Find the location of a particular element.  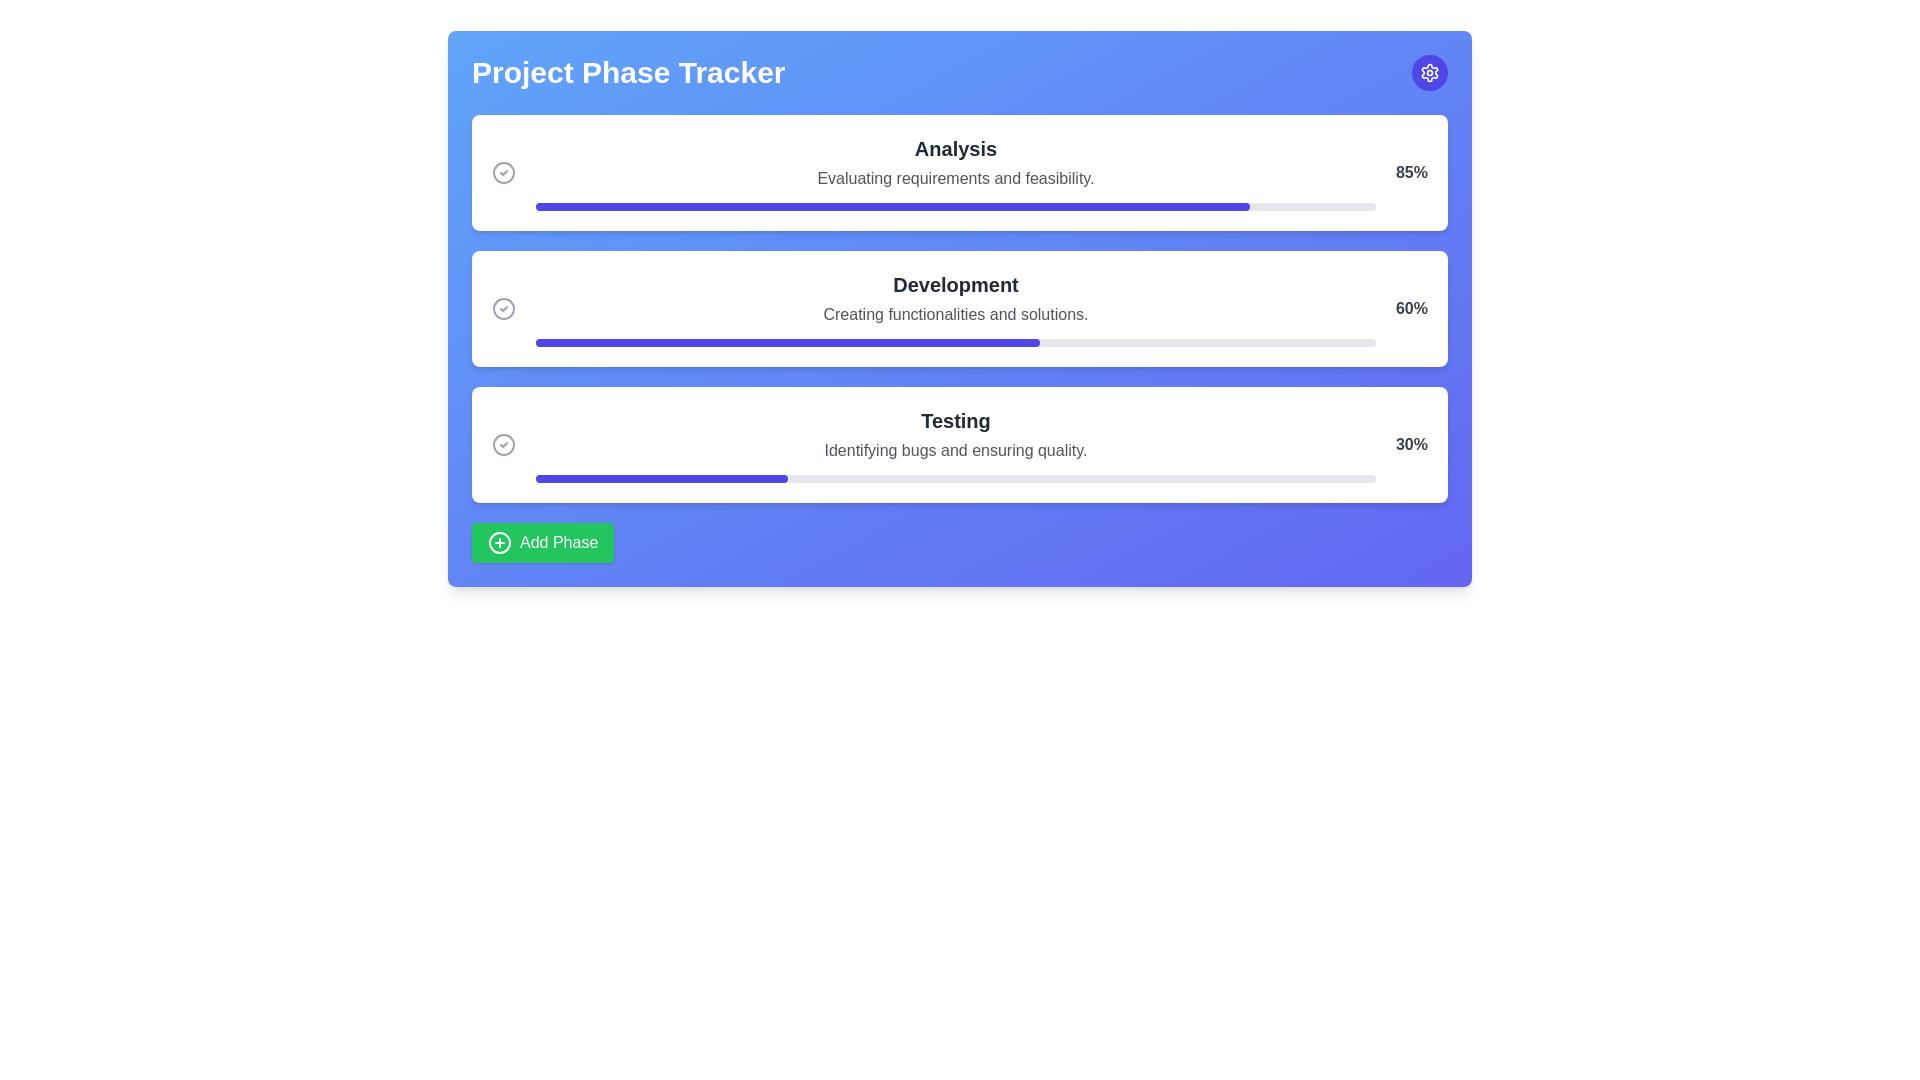

the settings icon located at the top-right corner of the application interface is located at coordinates (1429, 72).